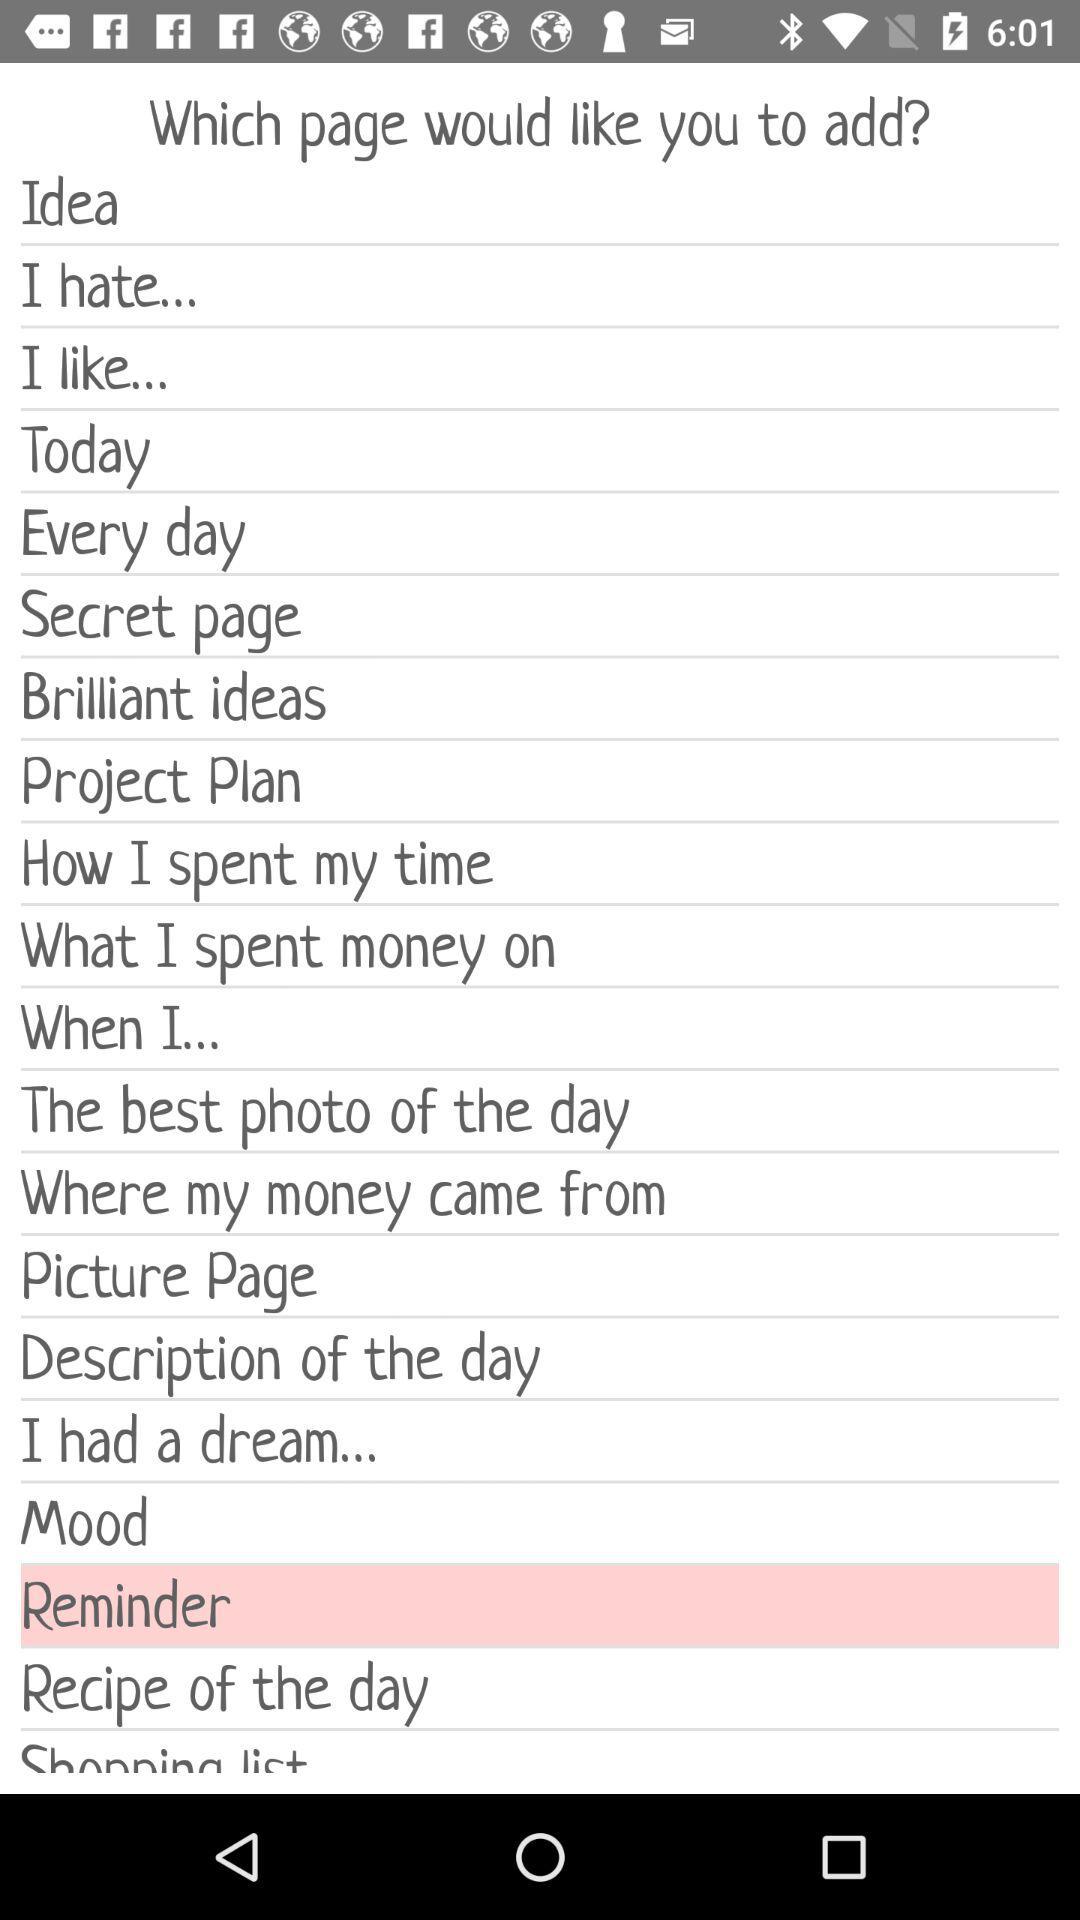  Describe the element at coordinates (540, 1605) in the screenshot. I see `the item below mood item` at that location.